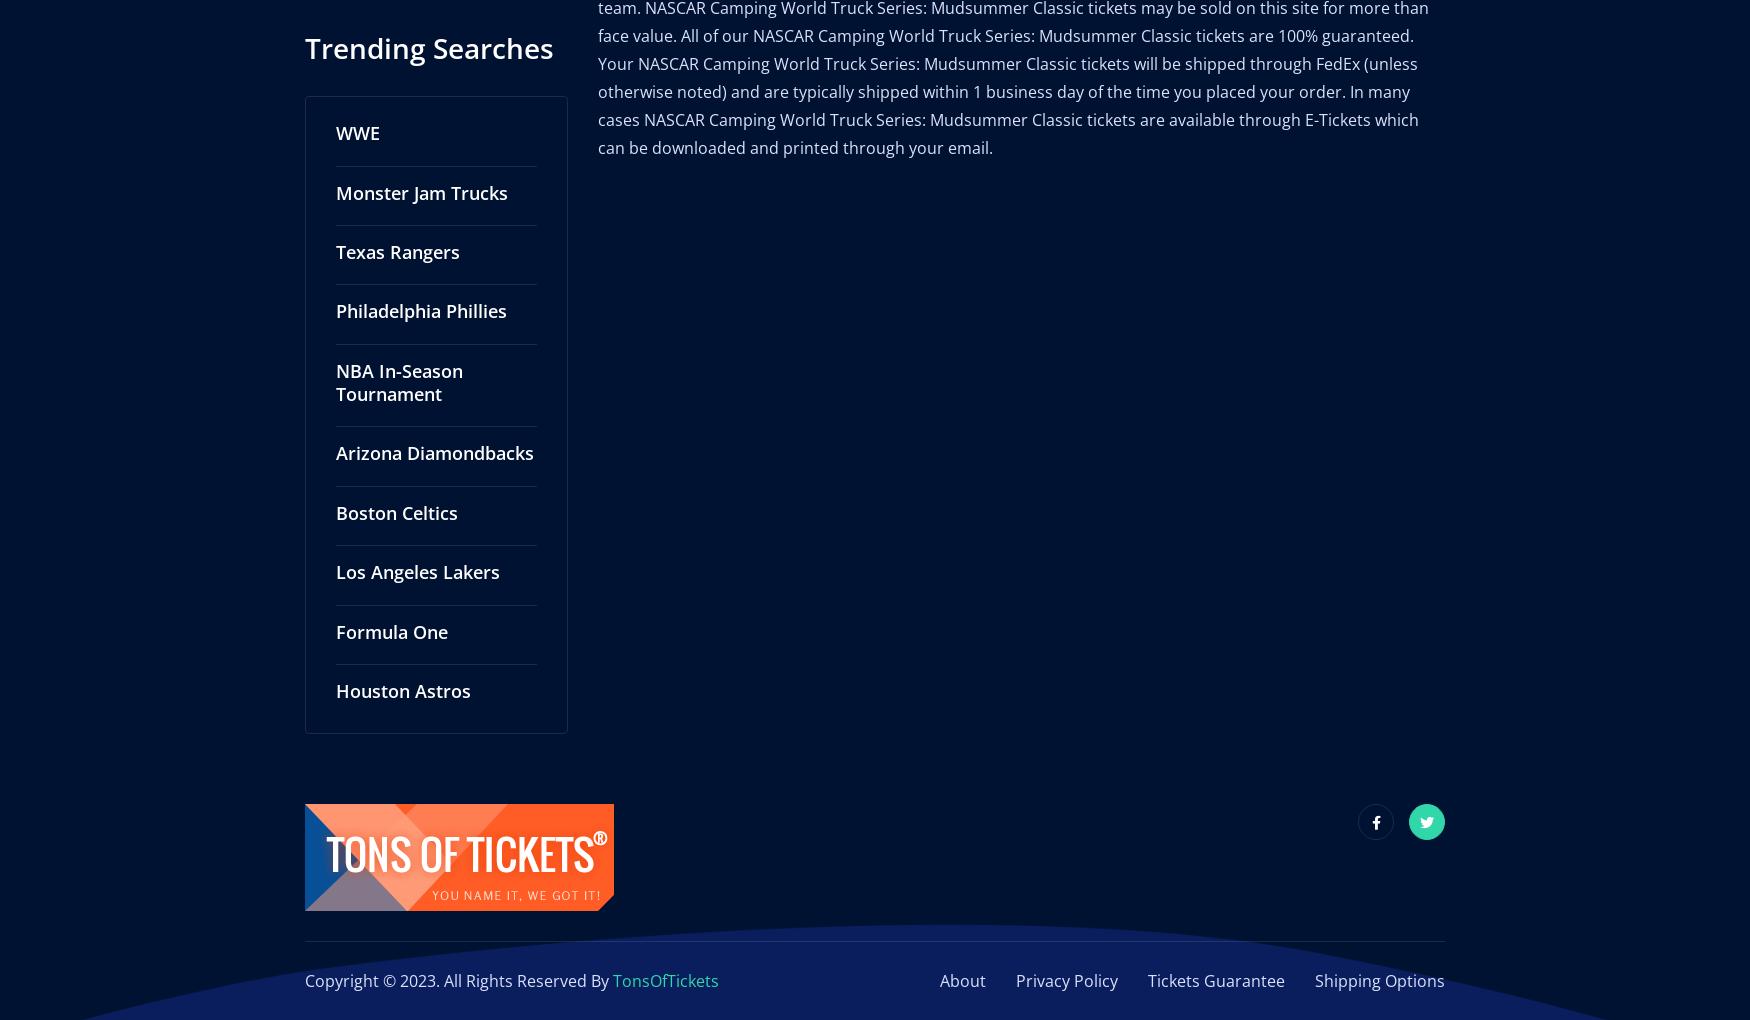 The height and width of the screenshot is (1020, 1750). Describe the element at coordinates (613, 958) in the screenshot. I see `'TonsOfTickets'` at that location.